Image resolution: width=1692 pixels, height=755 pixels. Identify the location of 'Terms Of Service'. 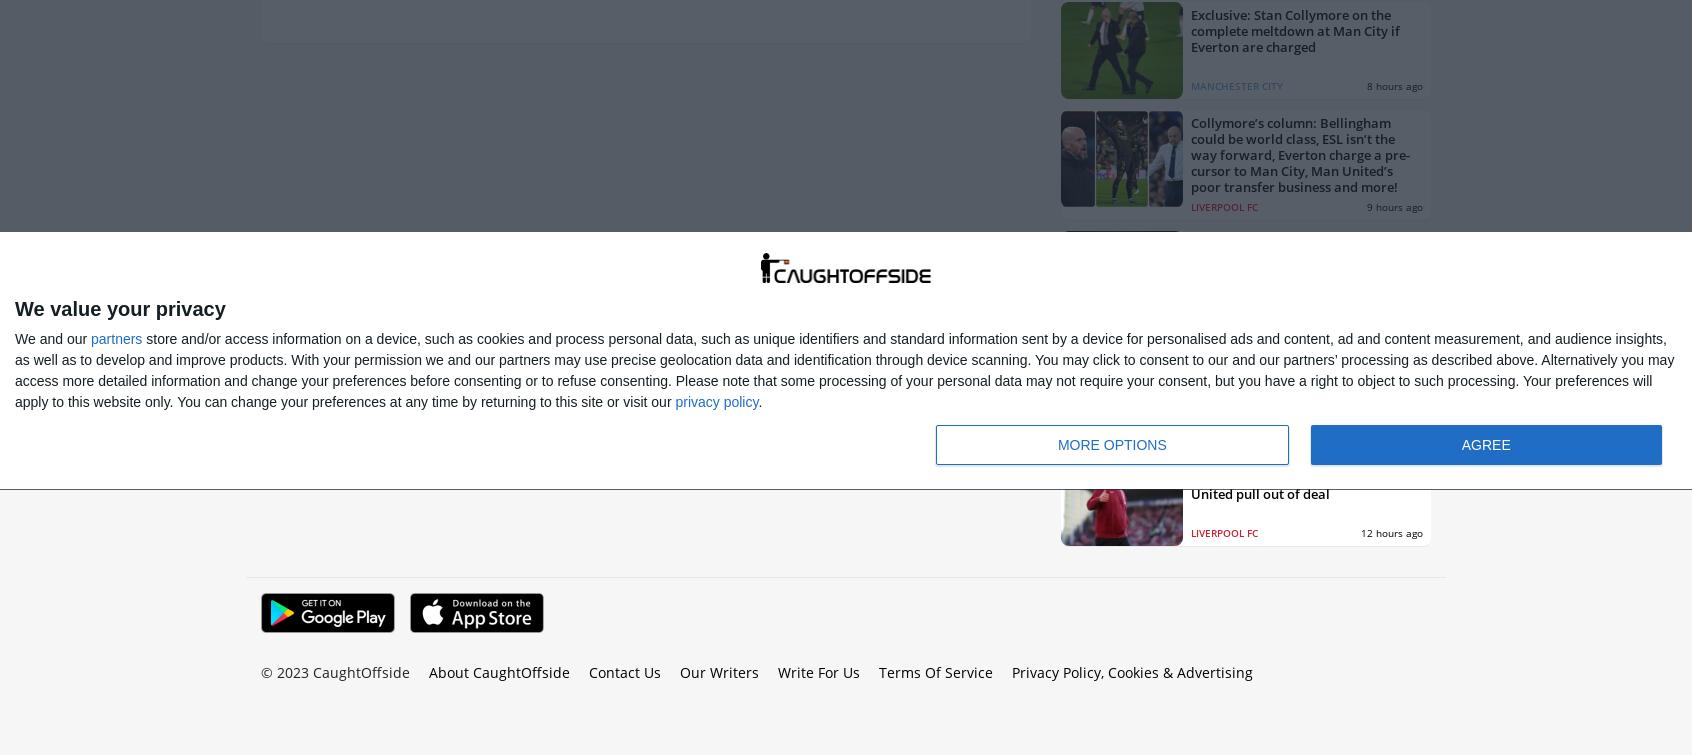
(877, 671).